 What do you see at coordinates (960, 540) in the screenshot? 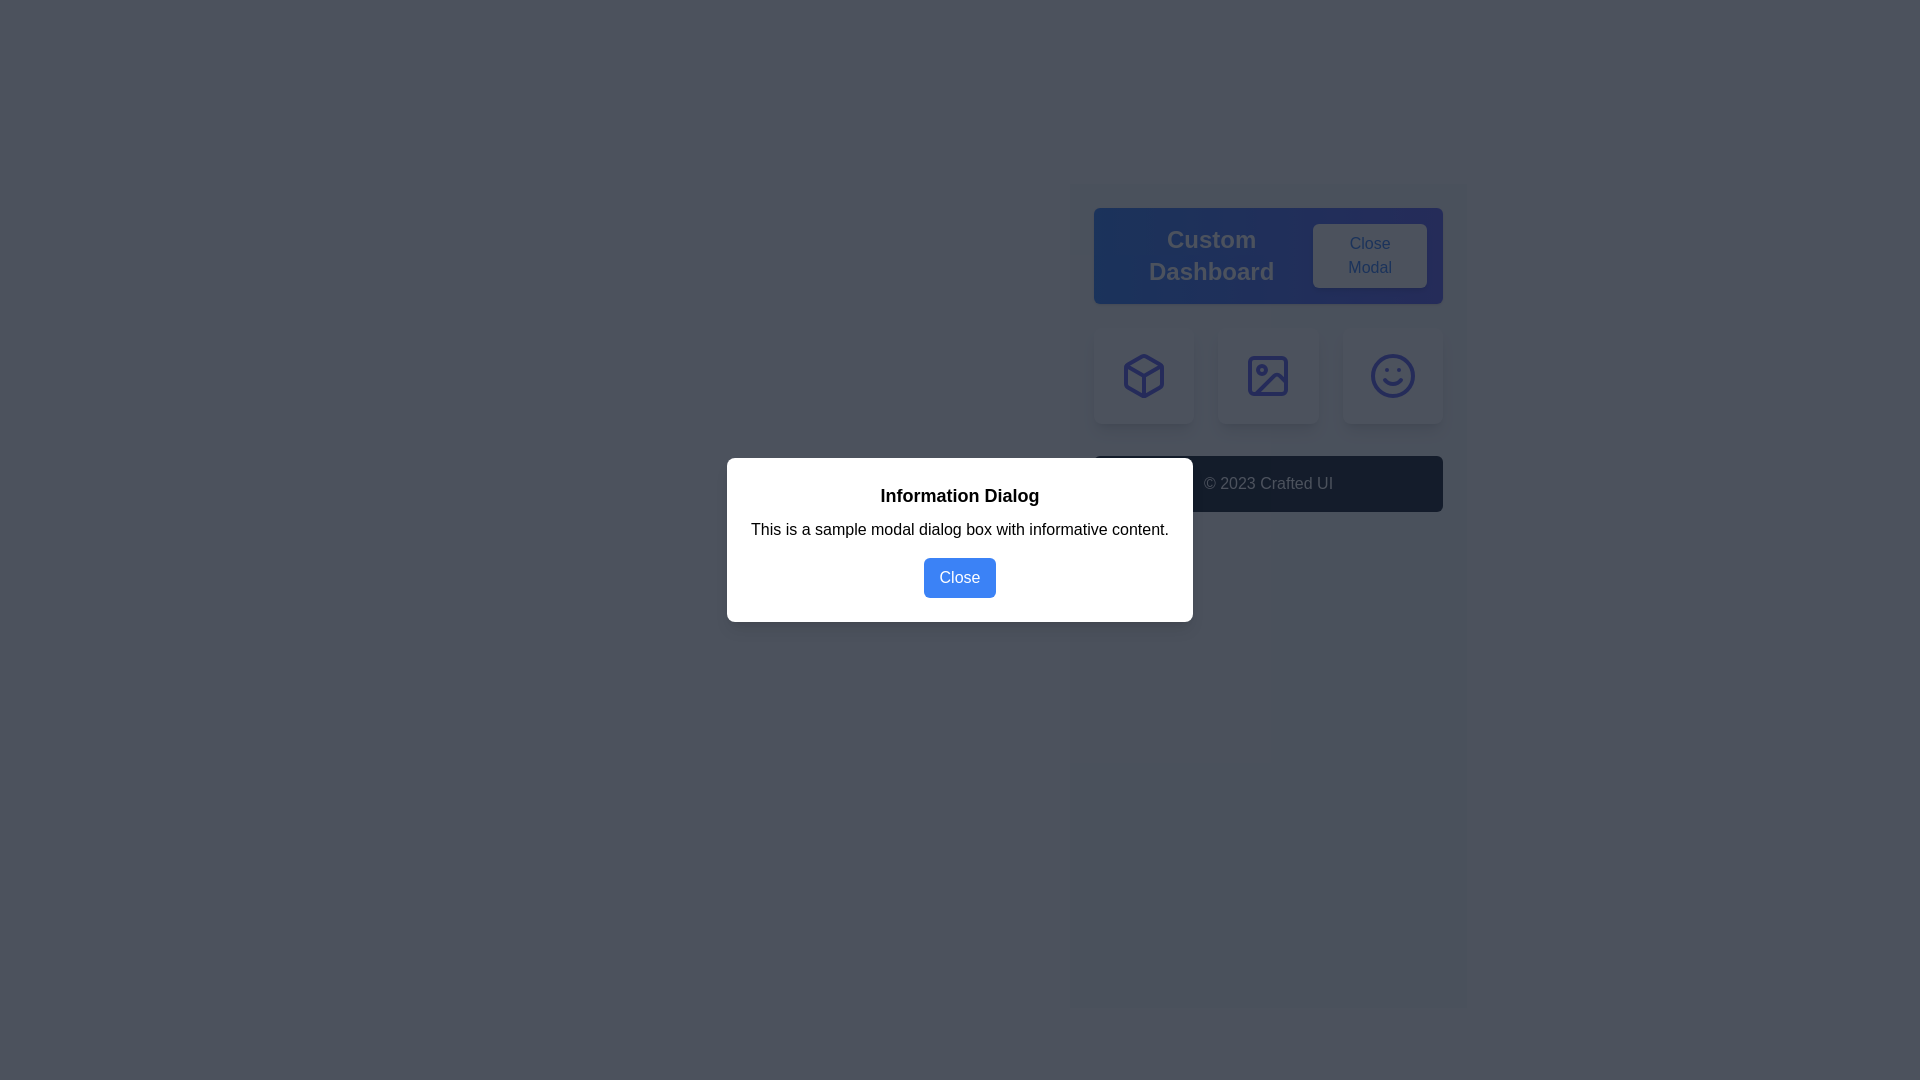
I see `the 'Close' button located at the bottom of the white modal dialog box titled 'Information Dialog'` at bounding box center [960, 540].